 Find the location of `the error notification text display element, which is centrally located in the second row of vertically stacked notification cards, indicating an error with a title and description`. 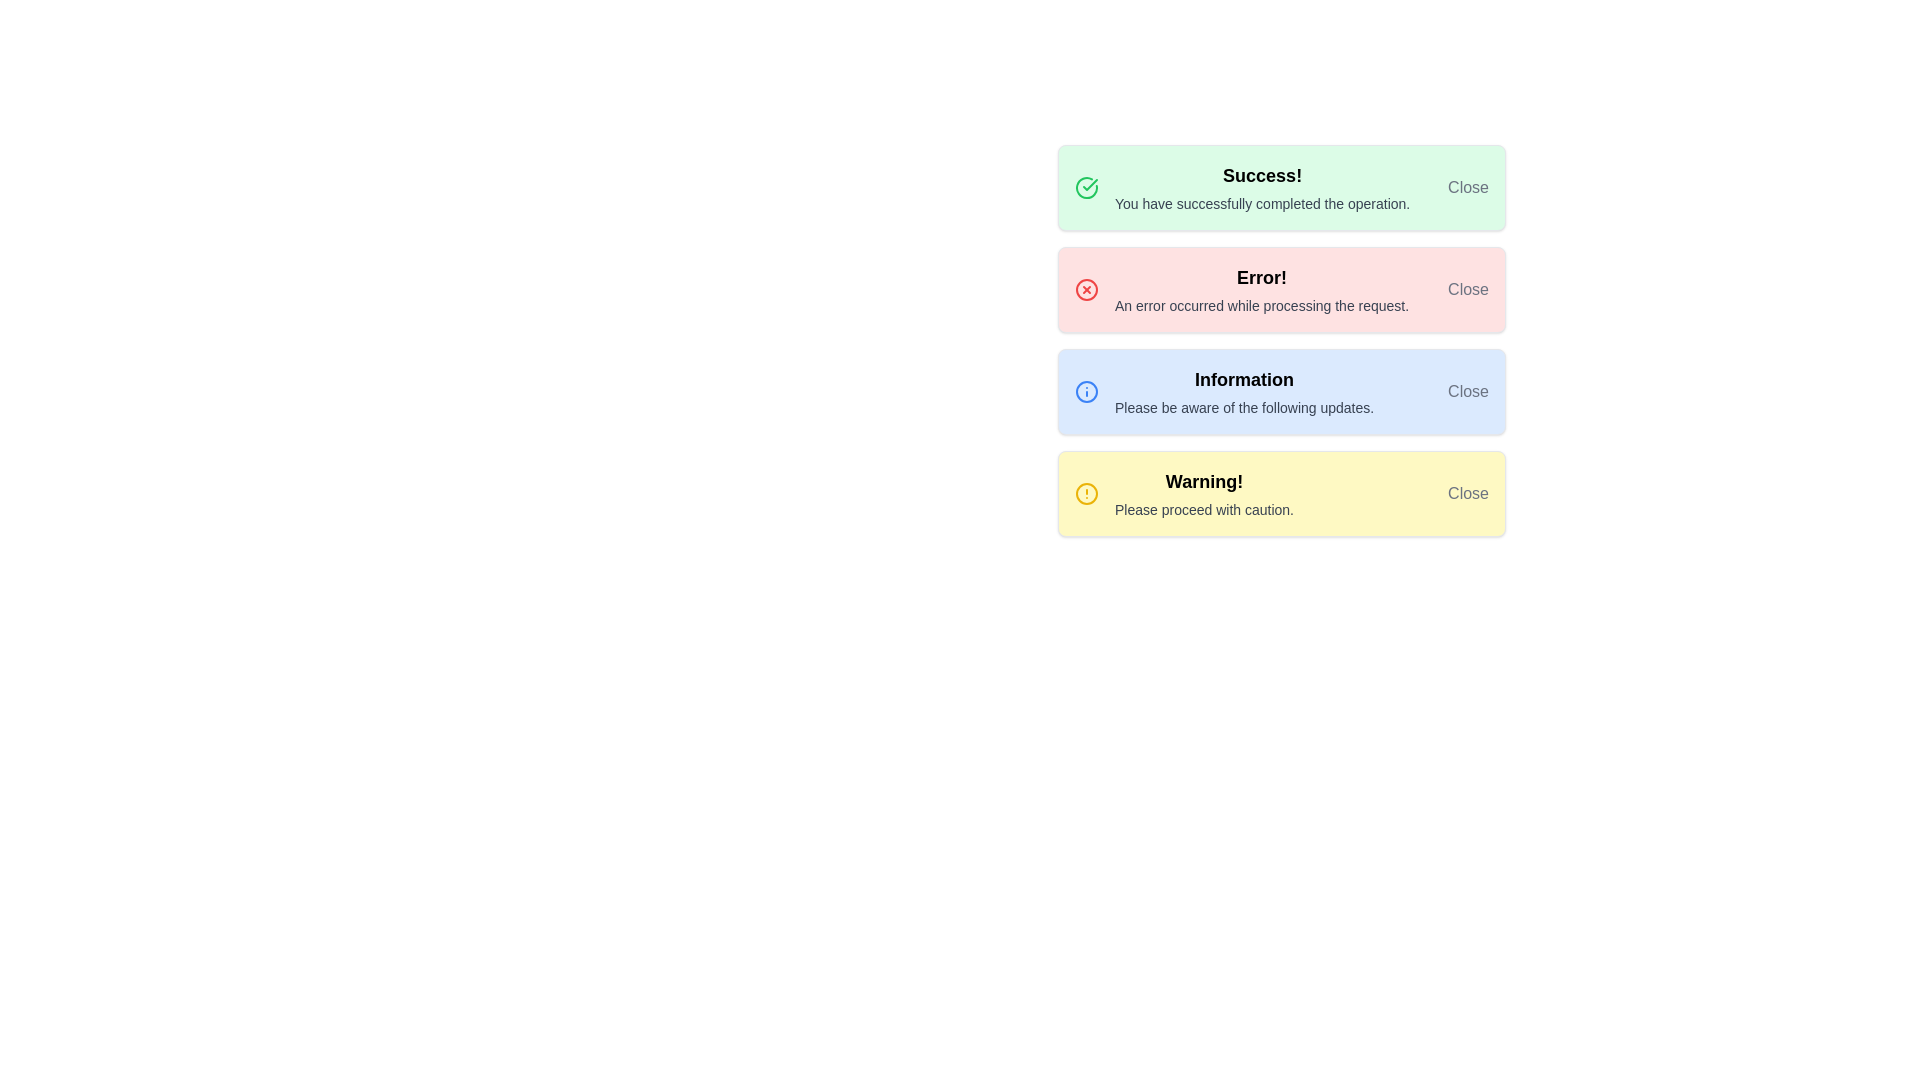

the error notification text display element, which is centrally located in the second row of vertically stacked notification cards, indicating an error with a title and description is located at coordinates (1261, 289).